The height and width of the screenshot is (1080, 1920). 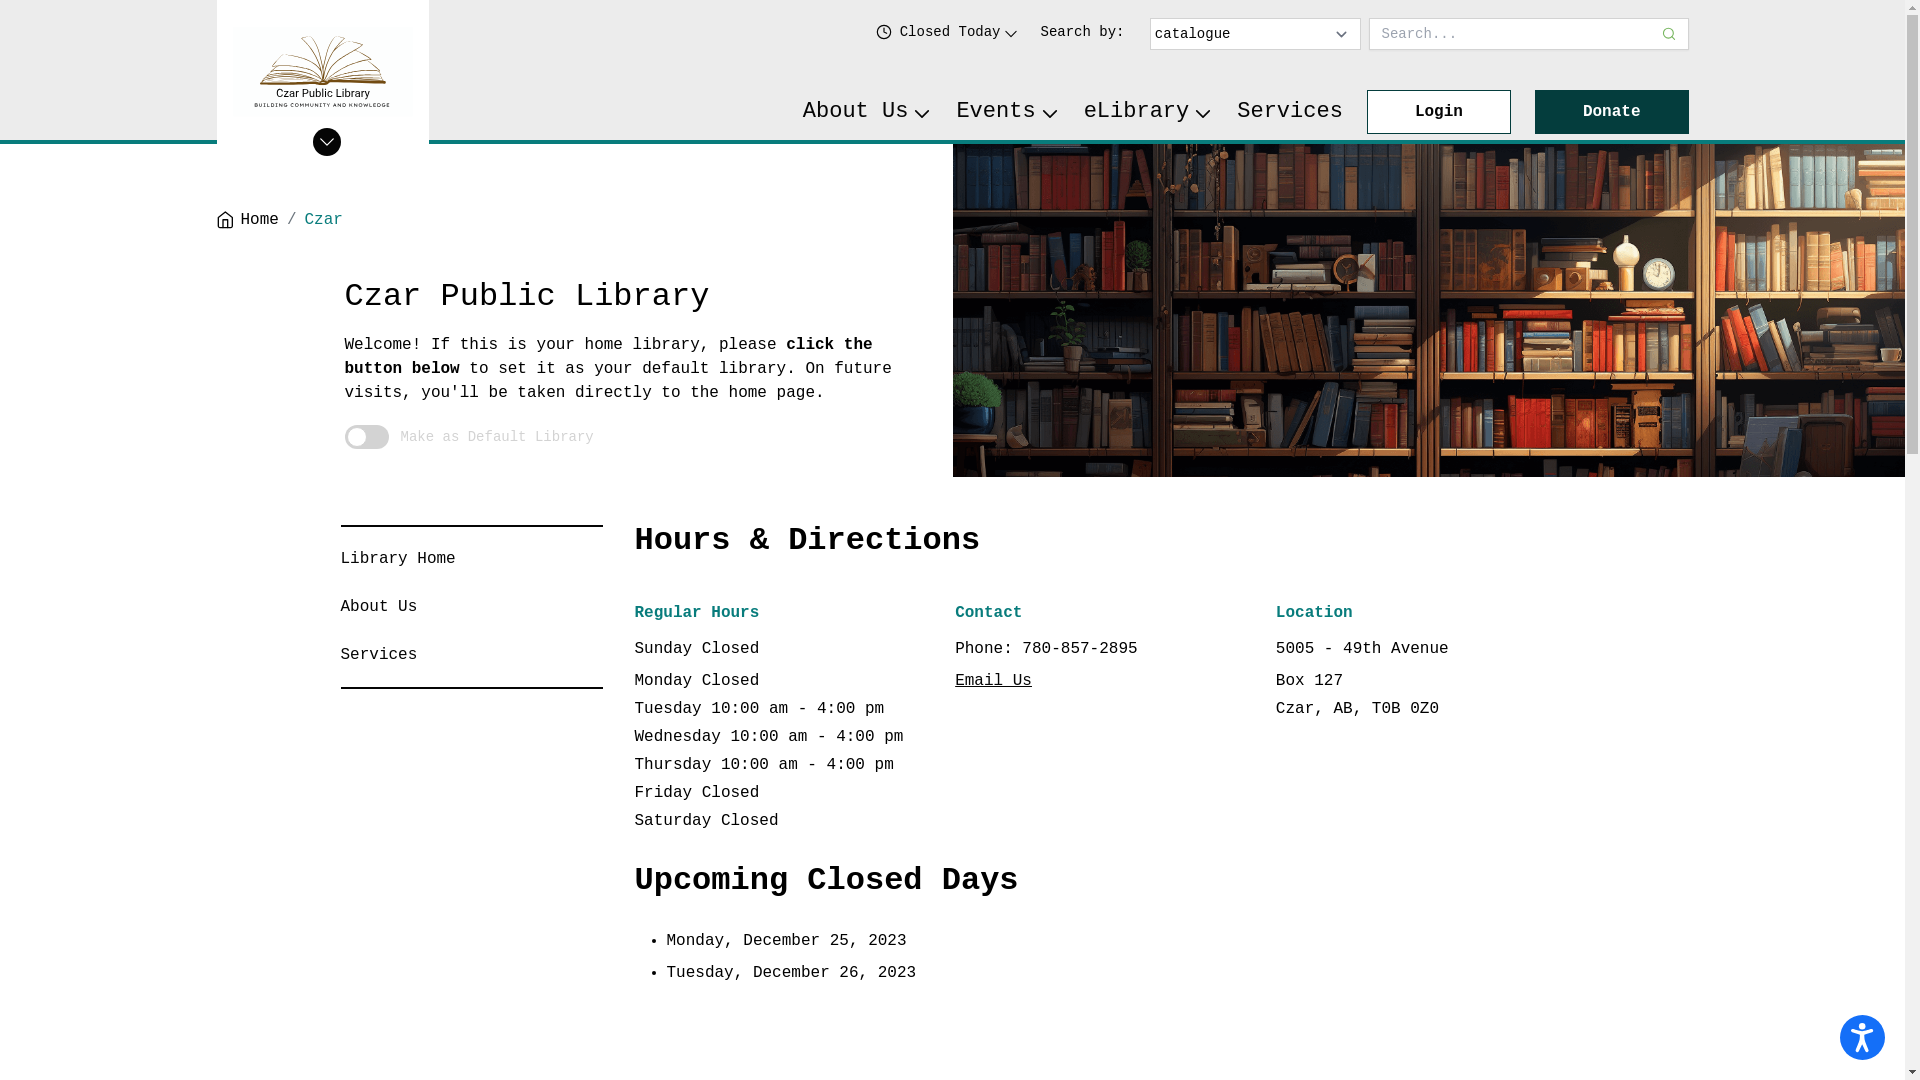 What do you see at coordinates (1290, 111) in the screenshot?
I see `'Services'` at bounding box center [1290, 111].